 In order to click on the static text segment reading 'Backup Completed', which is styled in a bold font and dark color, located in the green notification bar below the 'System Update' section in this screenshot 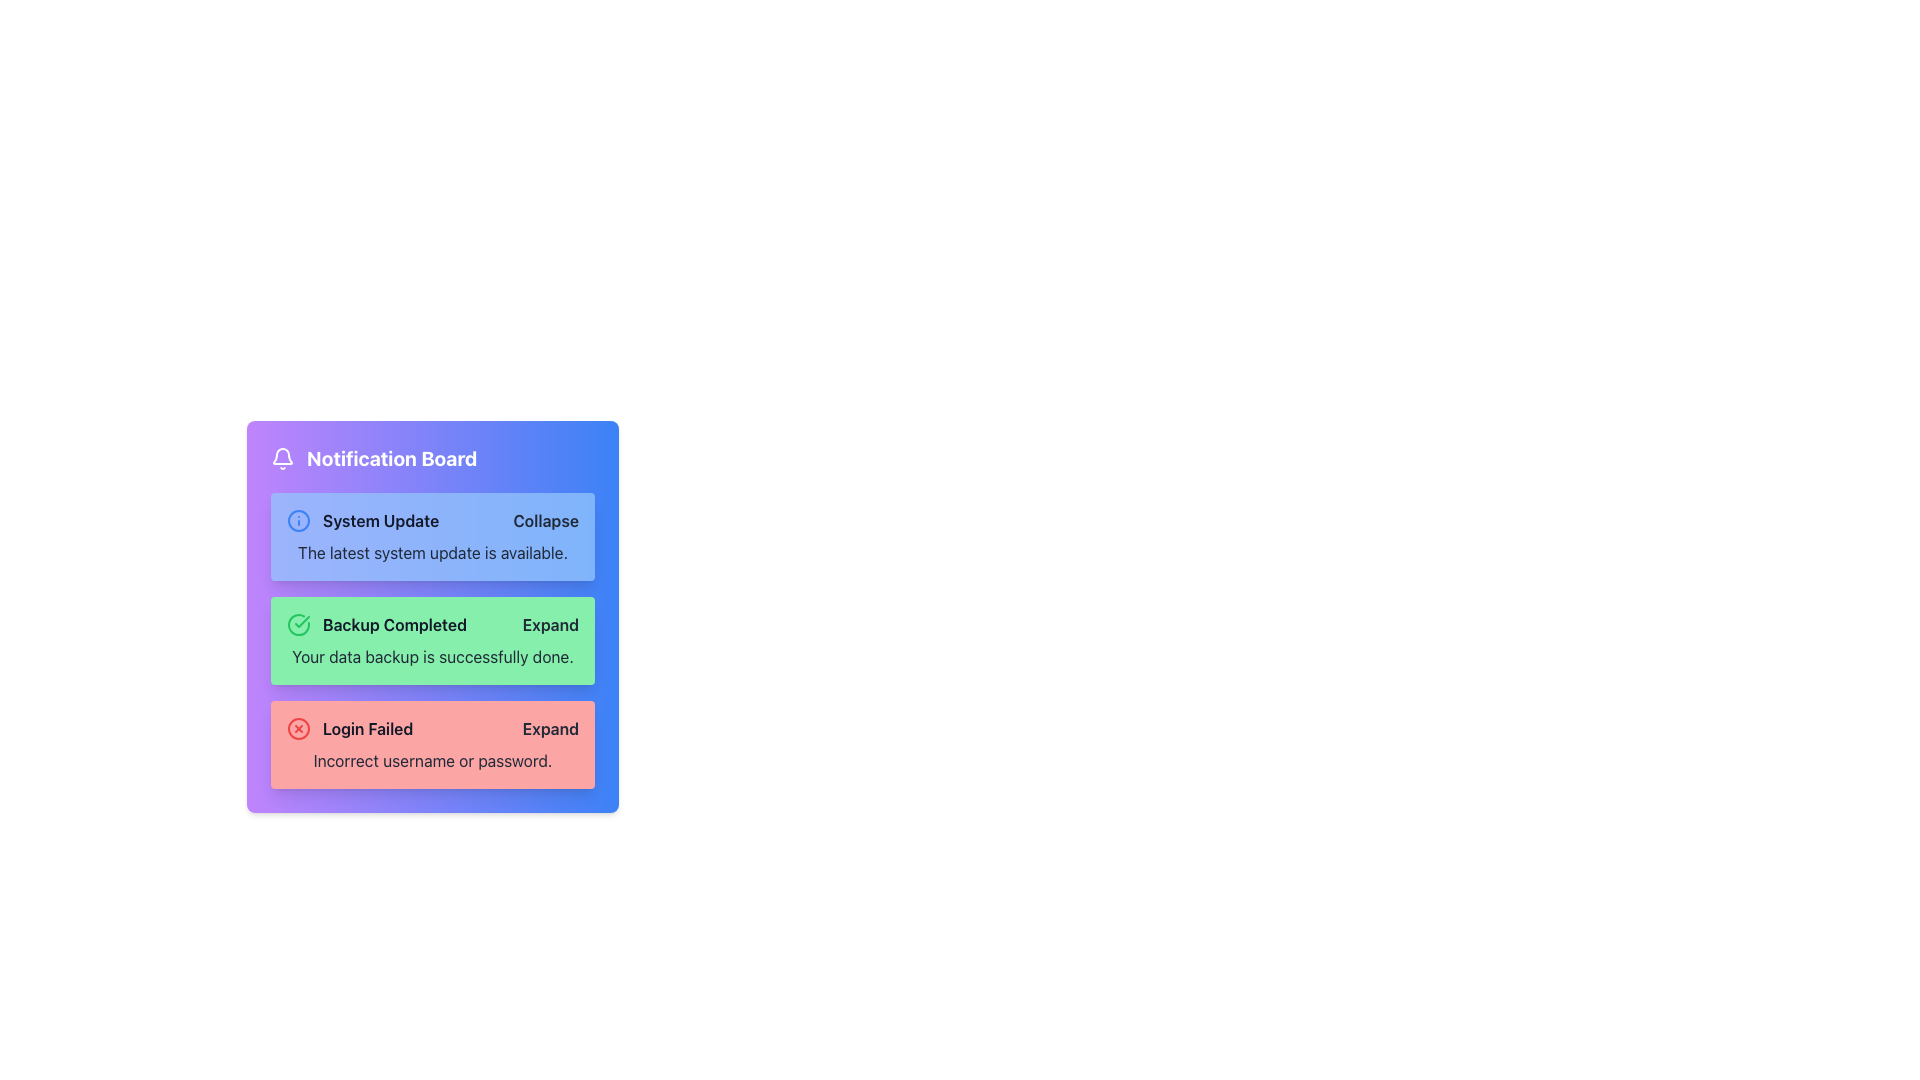, I will do `click(377, 623)`.